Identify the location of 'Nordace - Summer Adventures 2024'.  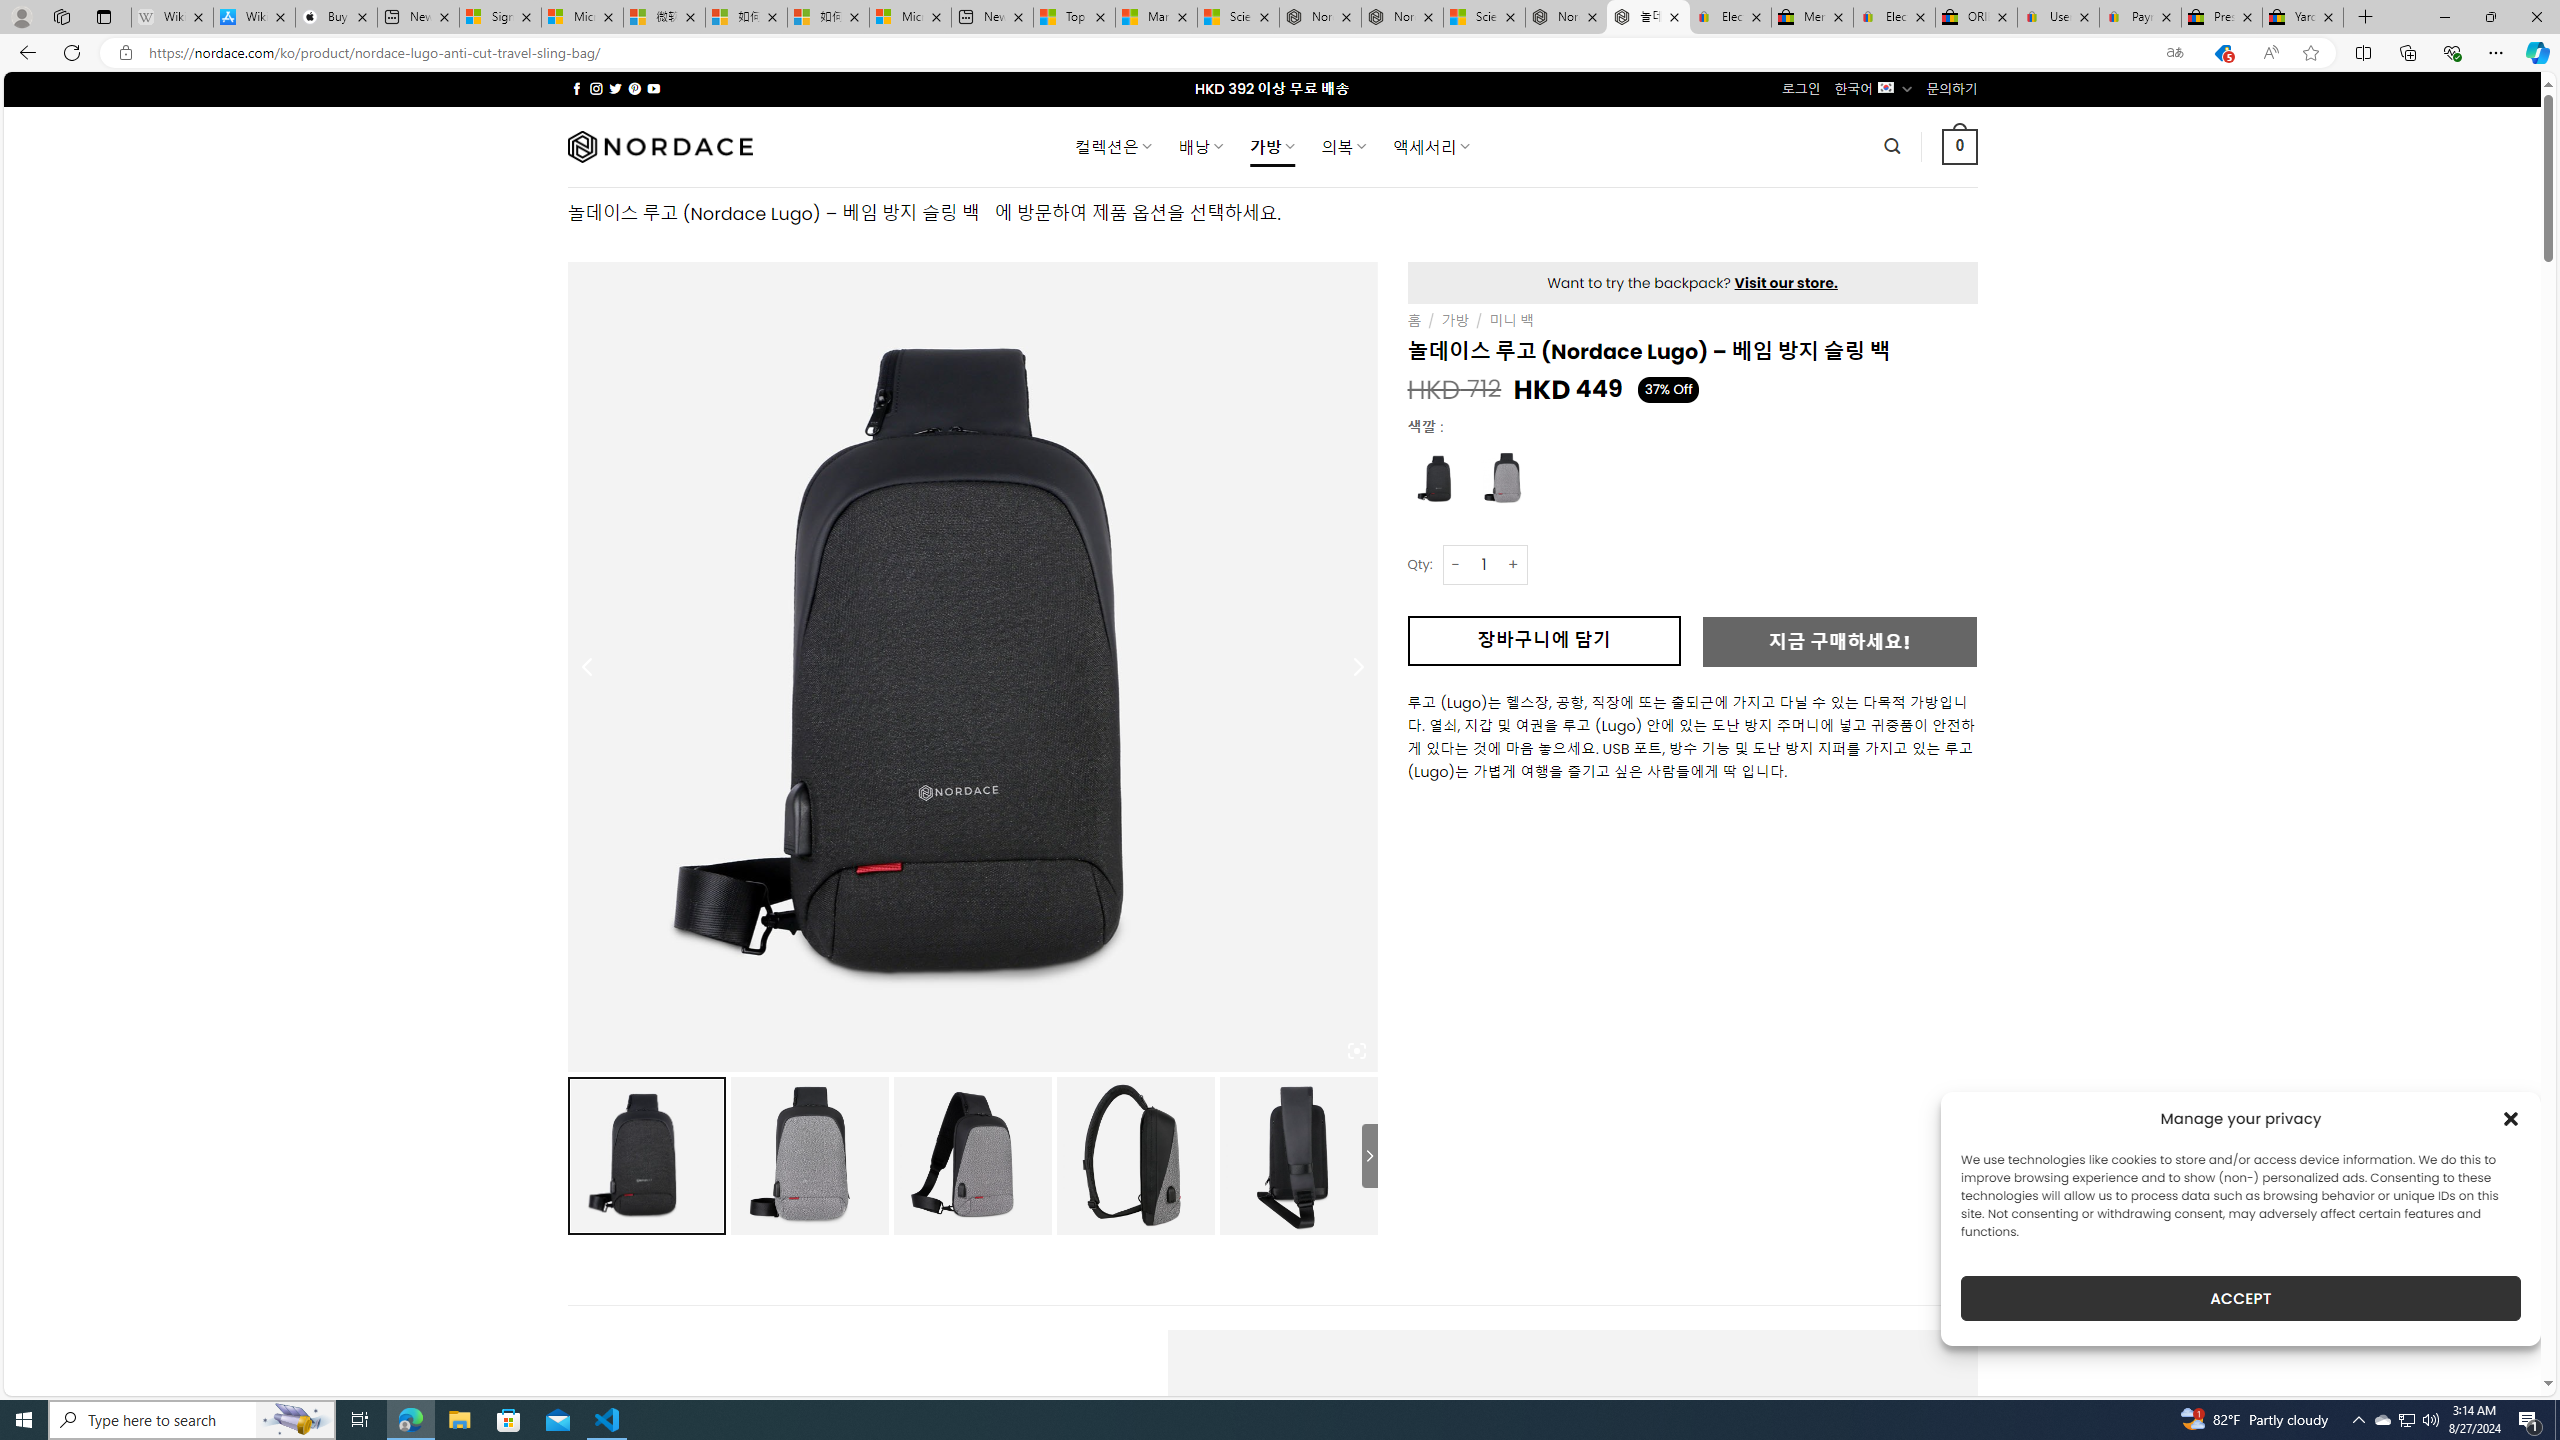
(1565, 16).